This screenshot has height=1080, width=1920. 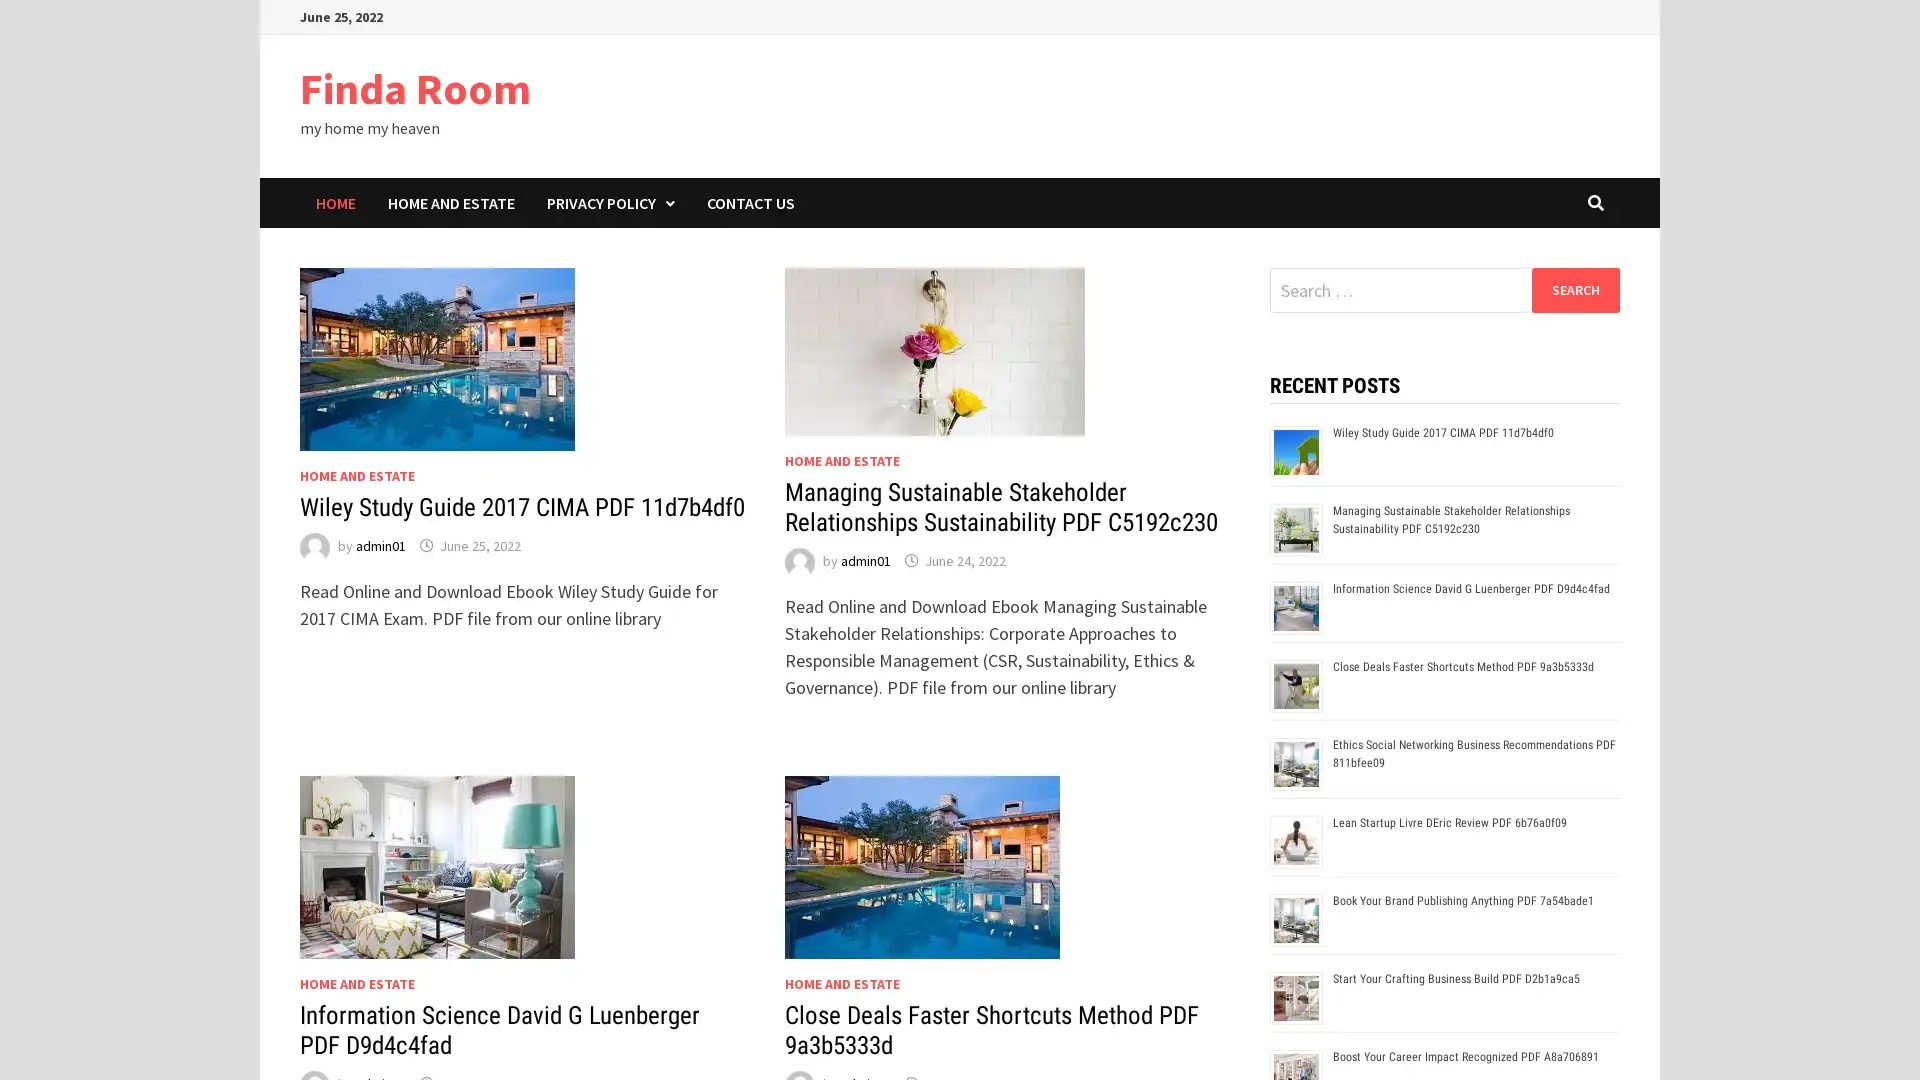 What do you see at coordinates (1574, 289) in the screenshot?
I see `Search` at bounding box center [1574, 289].